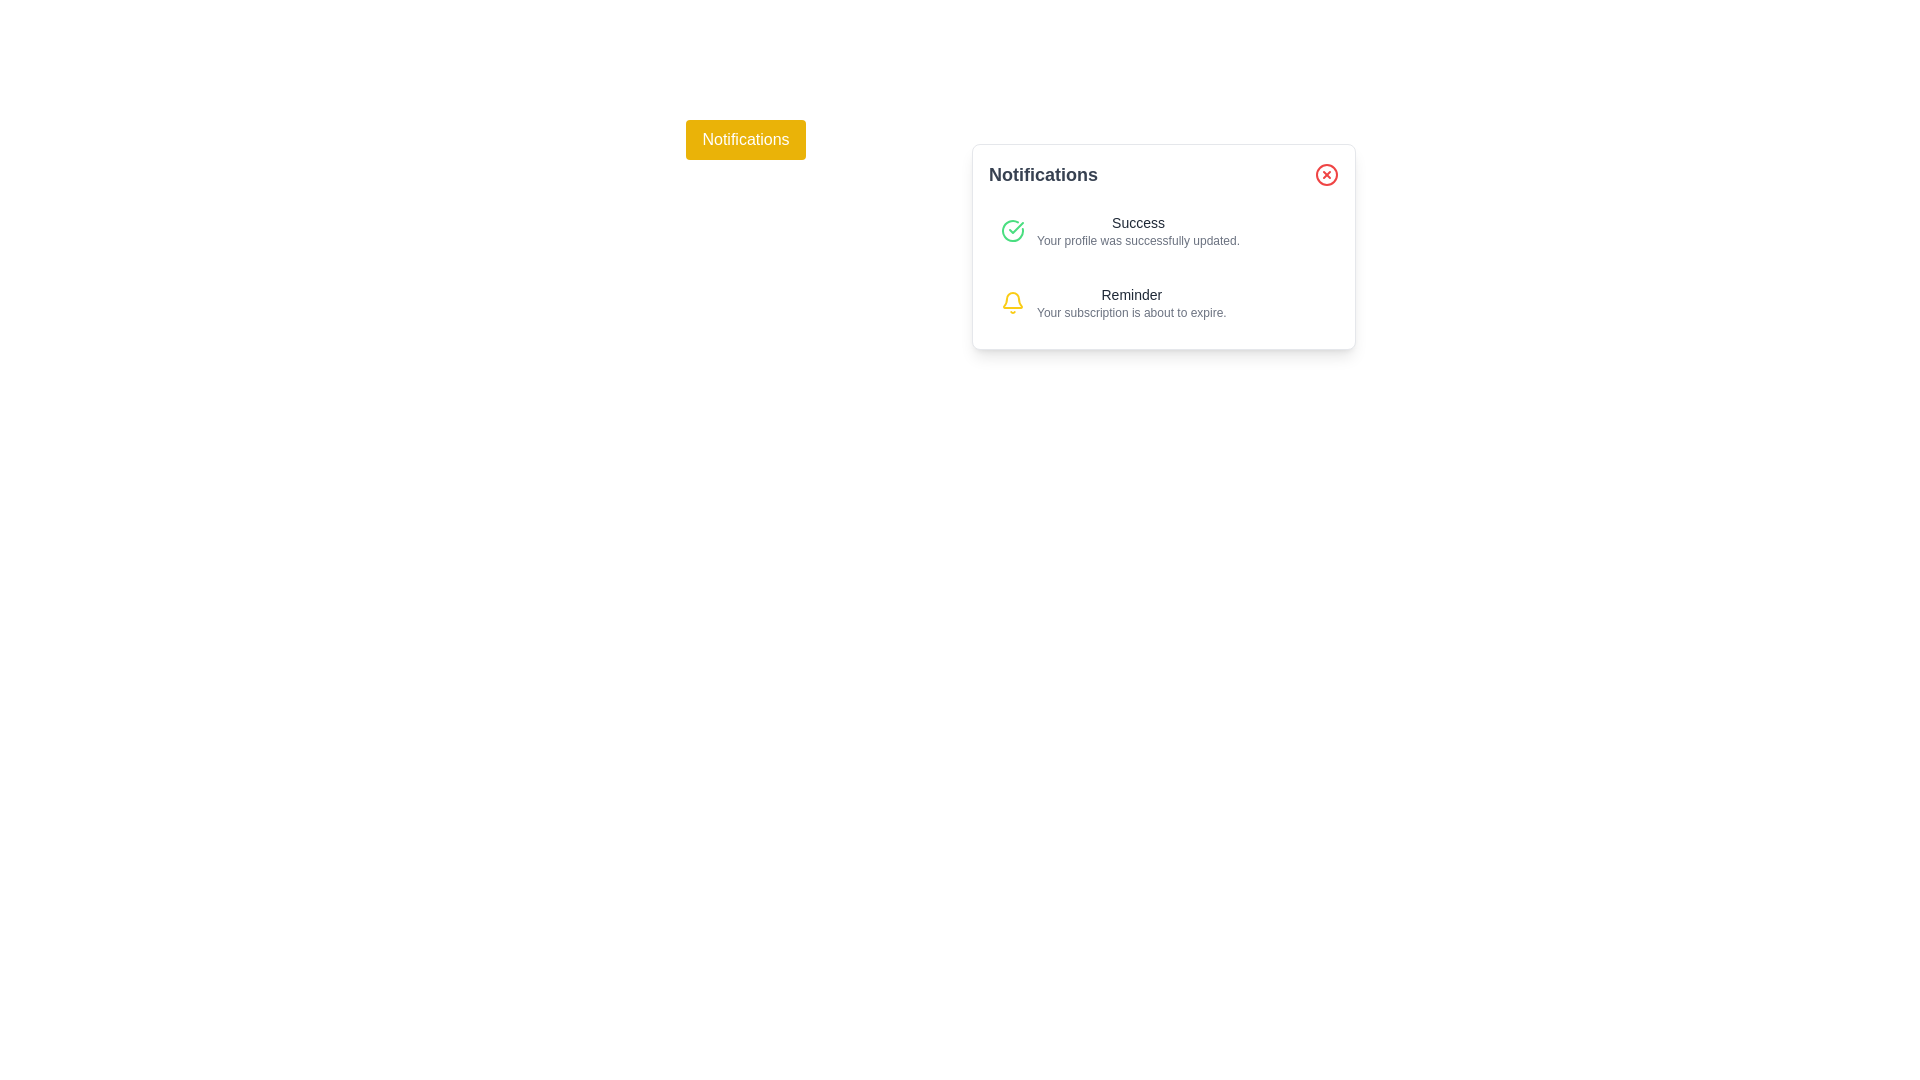 The height and width of the screenshot is (1080, 1920). I want to click on the notification message indicating that the user's subscription is nearing expiration, so click(1131, 303).